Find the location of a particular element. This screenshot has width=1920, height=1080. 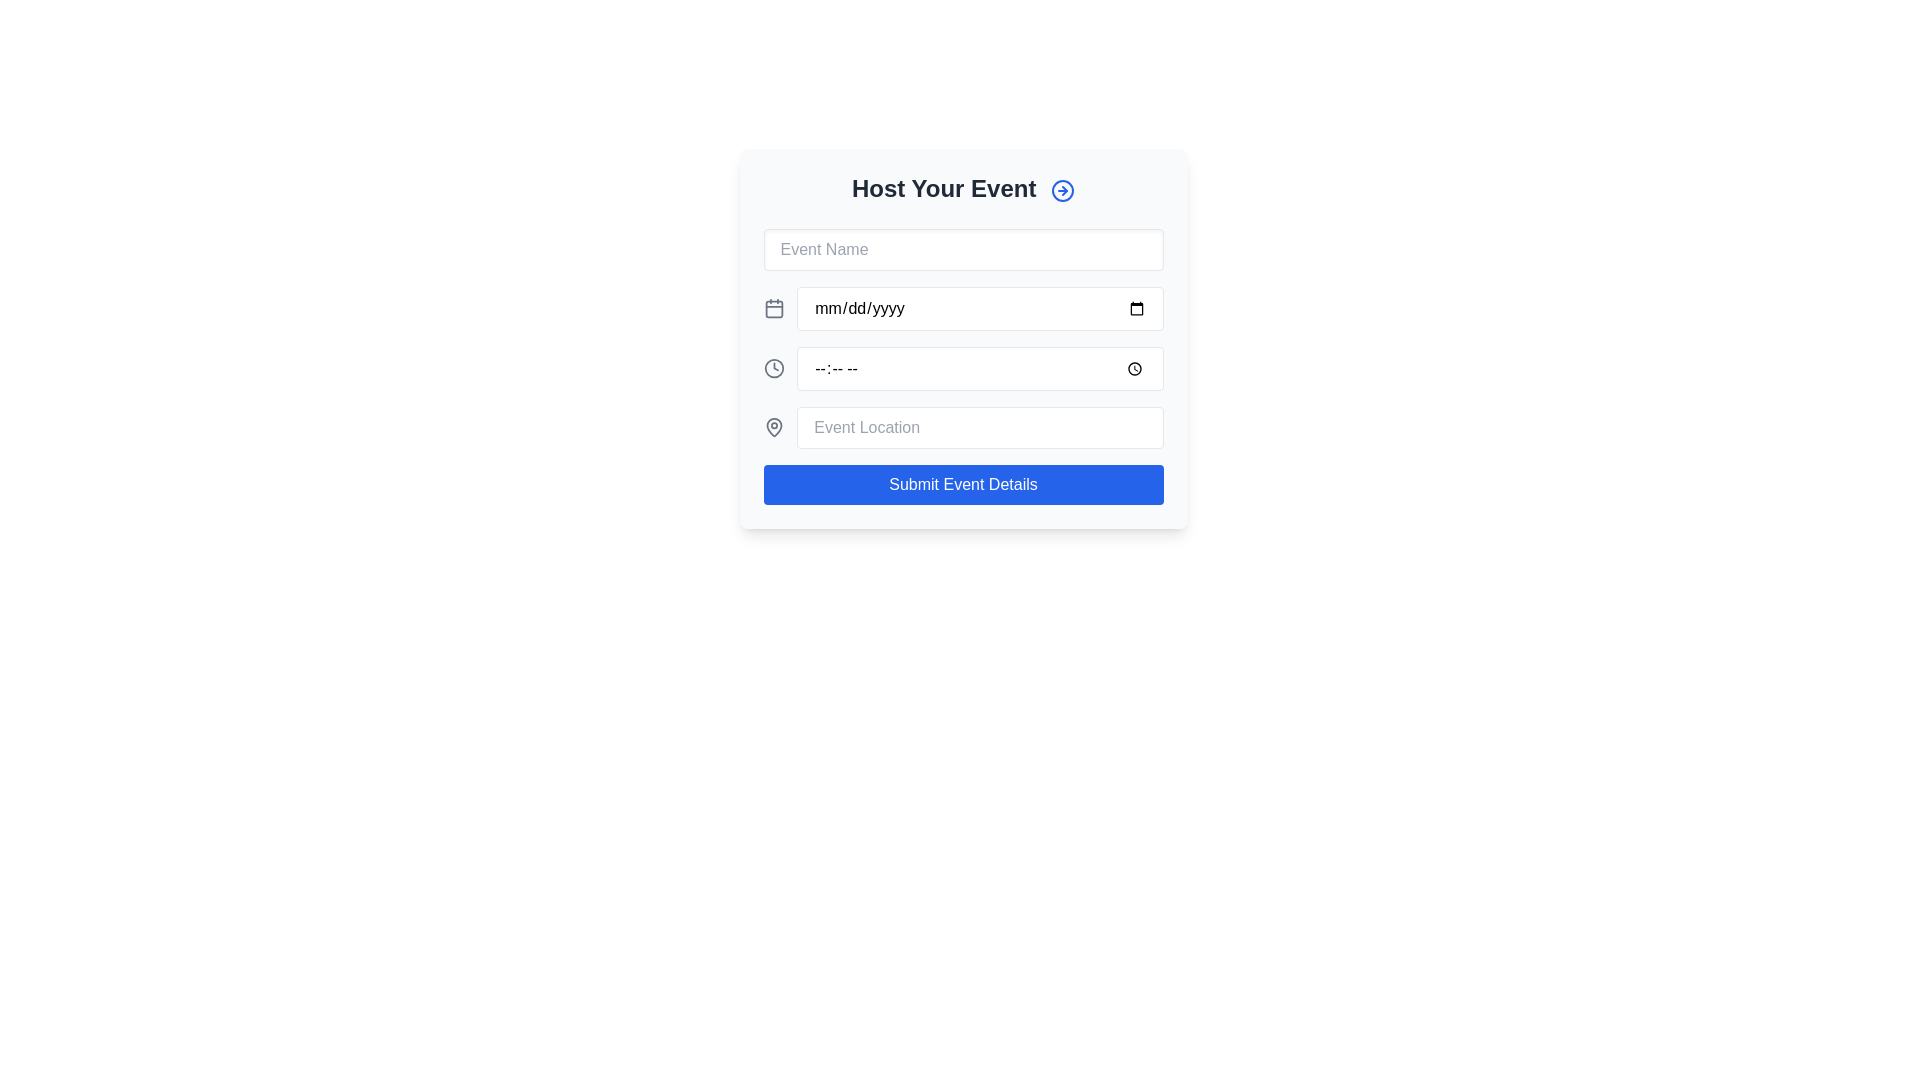

the circular graphical component of the SVG icon located beside the 'Host Your Event' heading text in the event creation form is located at coordinates (1062, 190).